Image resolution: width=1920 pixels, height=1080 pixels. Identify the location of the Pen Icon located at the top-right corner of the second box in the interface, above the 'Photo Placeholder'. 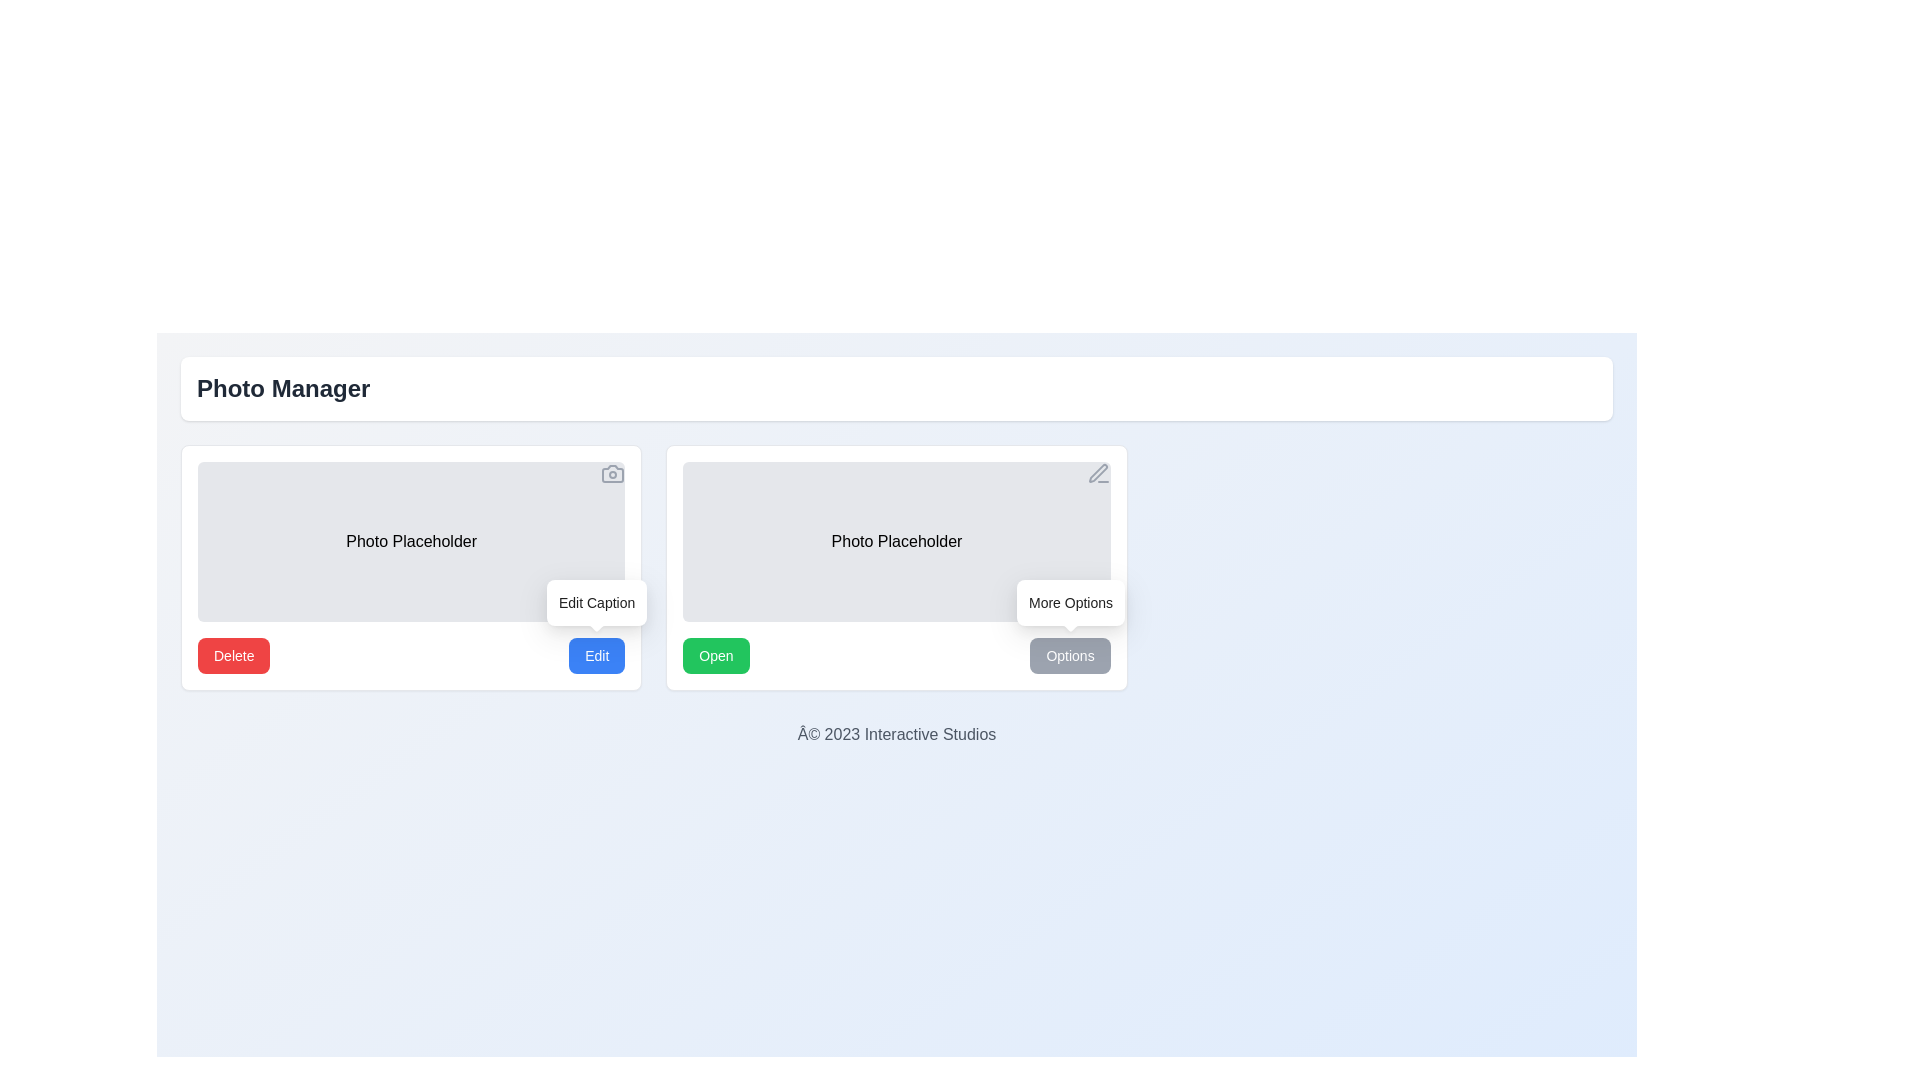
(1097, 473).